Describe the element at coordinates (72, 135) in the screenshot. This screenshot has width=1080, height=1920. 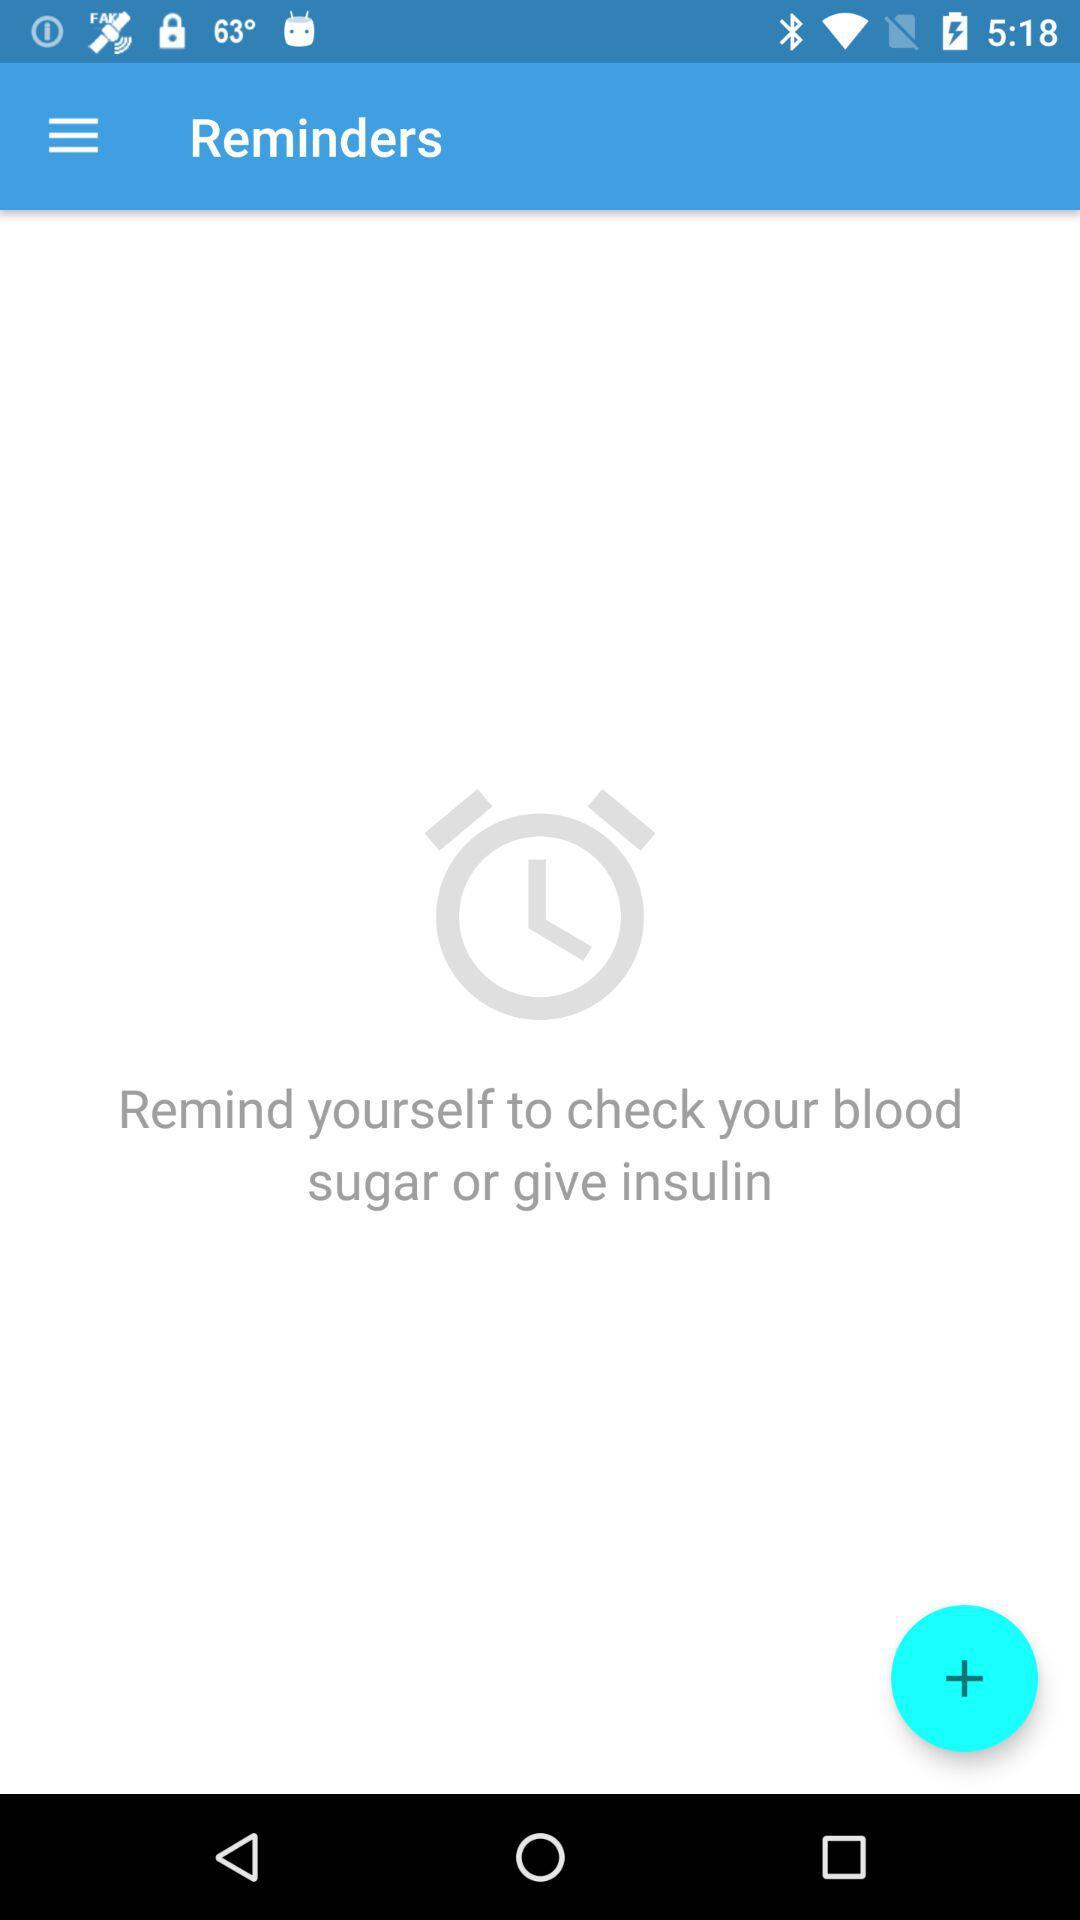
I see `item to the left of reminders` at that location.